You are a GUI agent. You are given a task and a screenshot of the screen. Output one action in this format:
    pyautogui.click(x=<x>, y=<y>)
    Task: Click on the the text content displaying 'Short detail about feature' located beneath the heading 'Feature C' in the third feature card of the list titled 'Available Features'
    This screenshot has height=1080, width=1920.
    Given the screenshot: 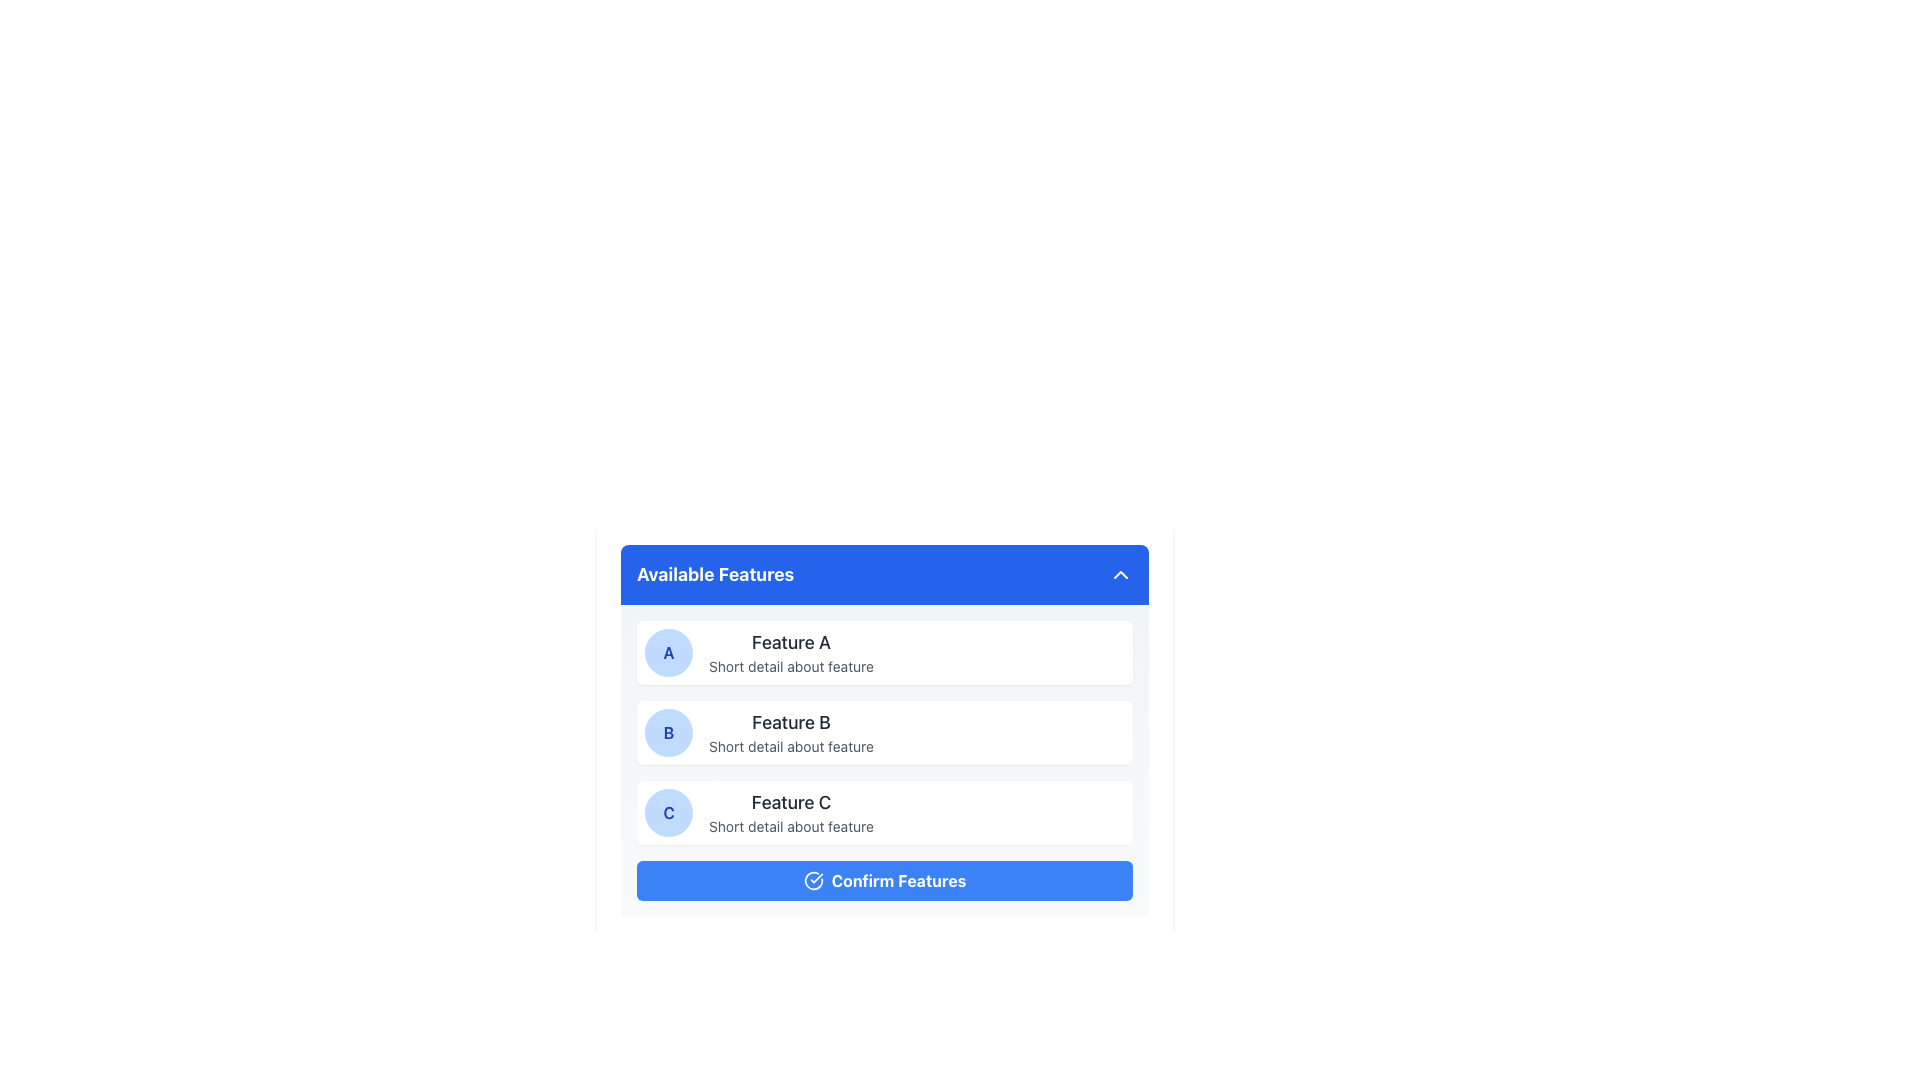 What is the action you would take?
    pyautogui.click(x=790, y=826)
    